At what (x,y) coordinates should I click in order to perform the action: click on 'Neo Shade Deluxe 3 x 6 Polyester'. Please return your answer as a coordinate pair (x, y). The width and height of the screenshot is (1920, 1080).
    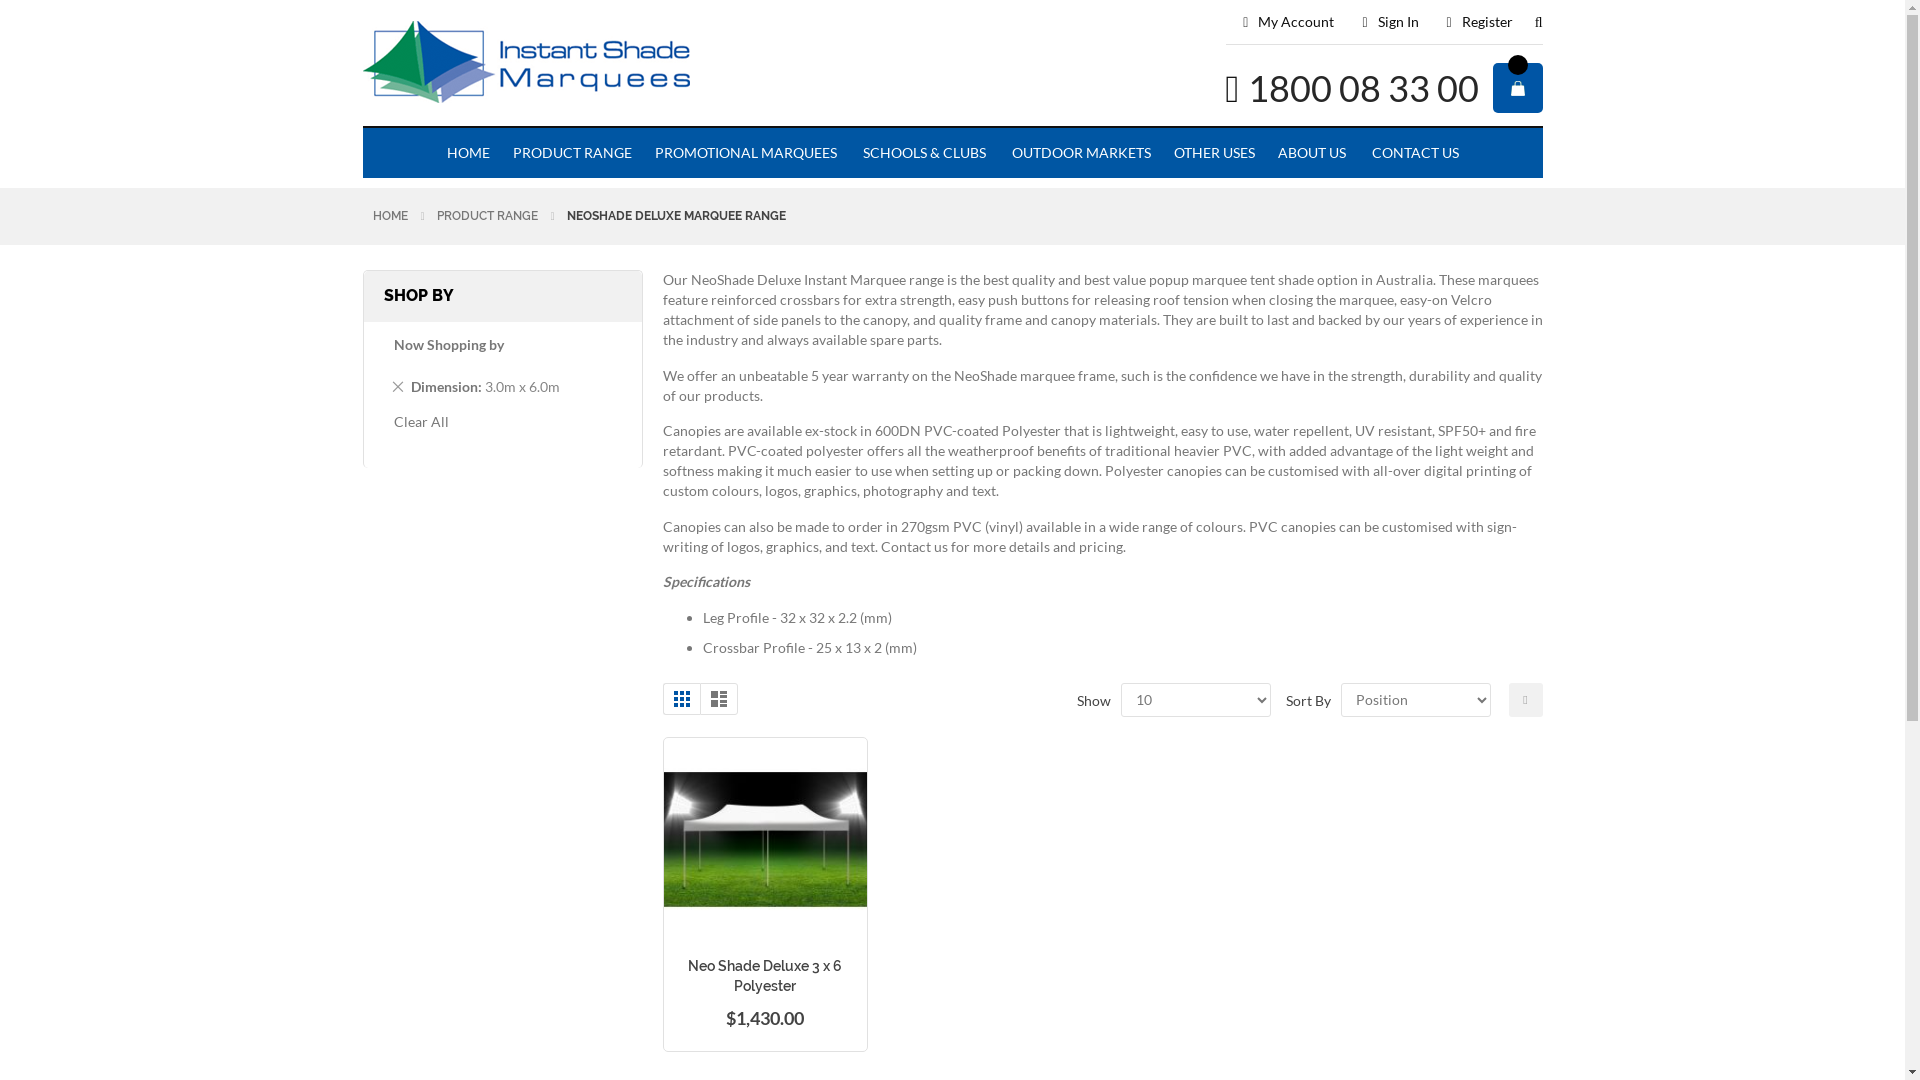
    Looking at the image, I should click on (763, 974).